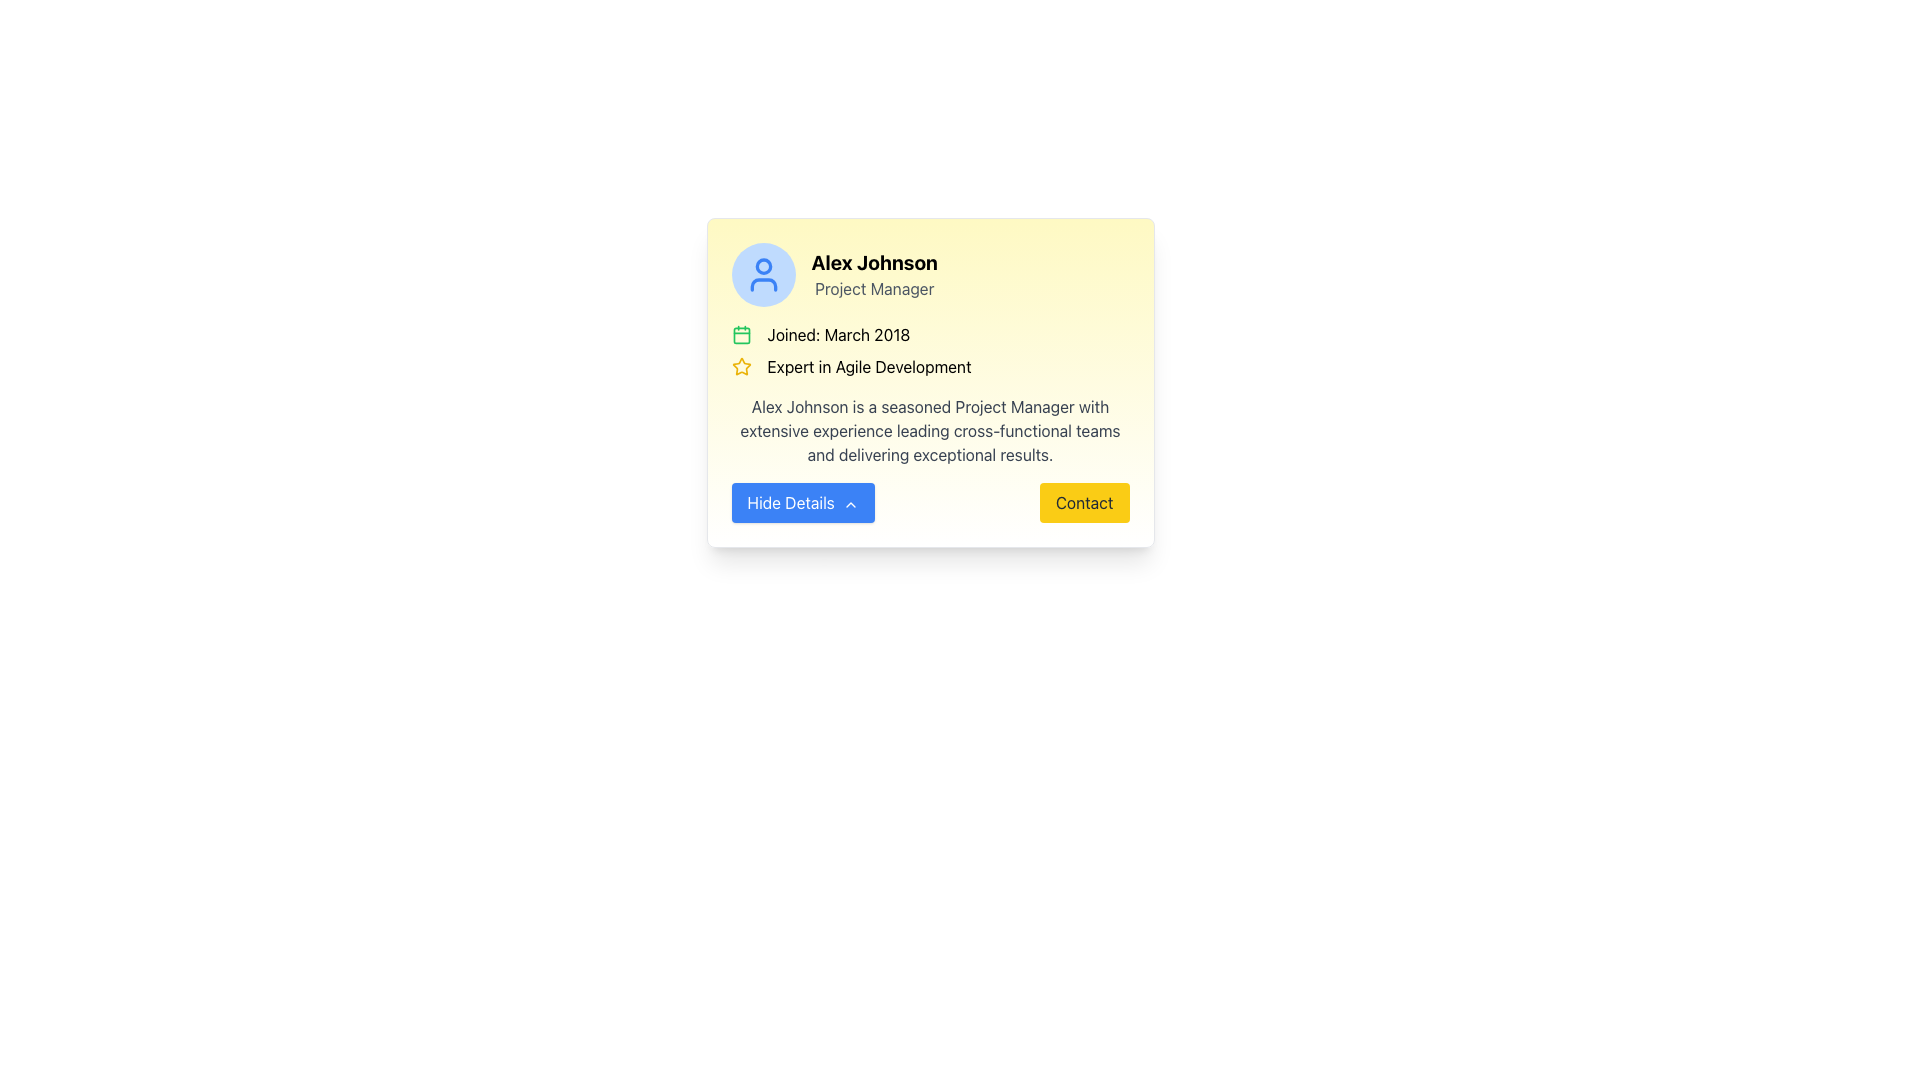  What do you see at coordinates (762, 274) in the screenshot?
I see `the SVG Icon located at the top-left corner of the card, which serves as a representative icon for the user` at bounding box center [762, 274].